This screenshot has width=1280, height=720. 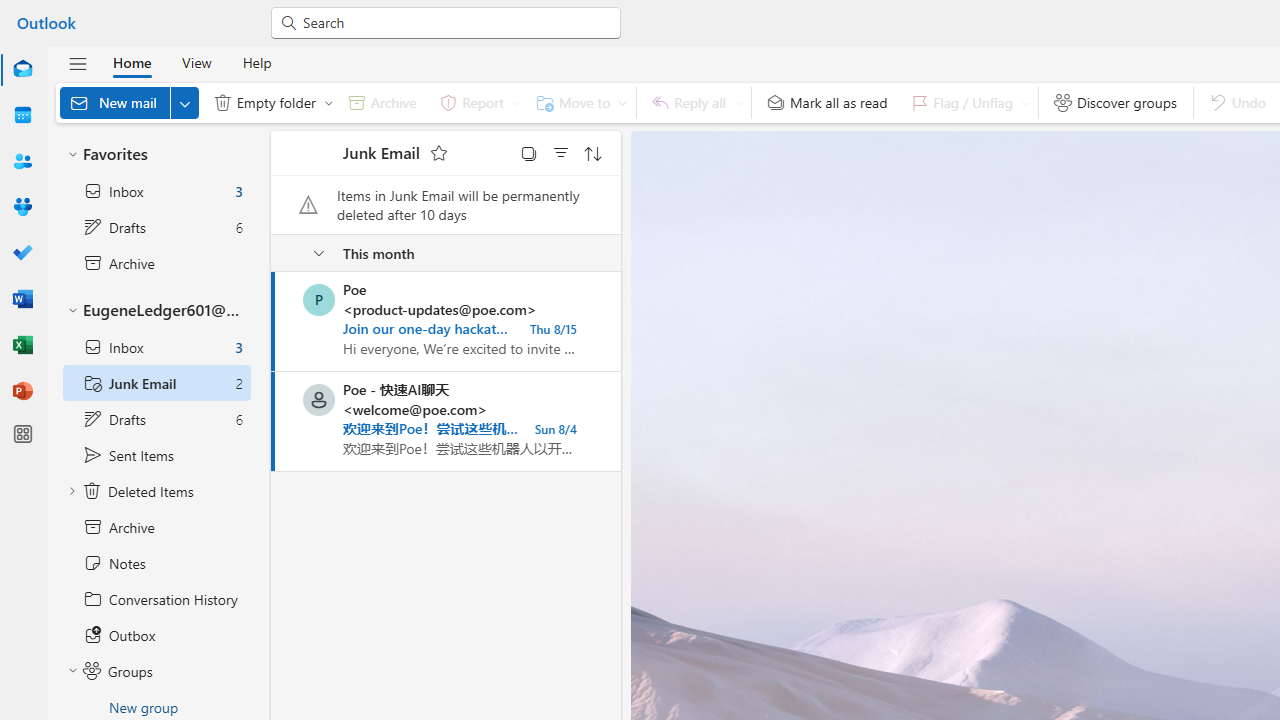 What do you see at coordinates (382, 102) in the screenshot?
I see `'Archive'` at bounding box center [382, 102].